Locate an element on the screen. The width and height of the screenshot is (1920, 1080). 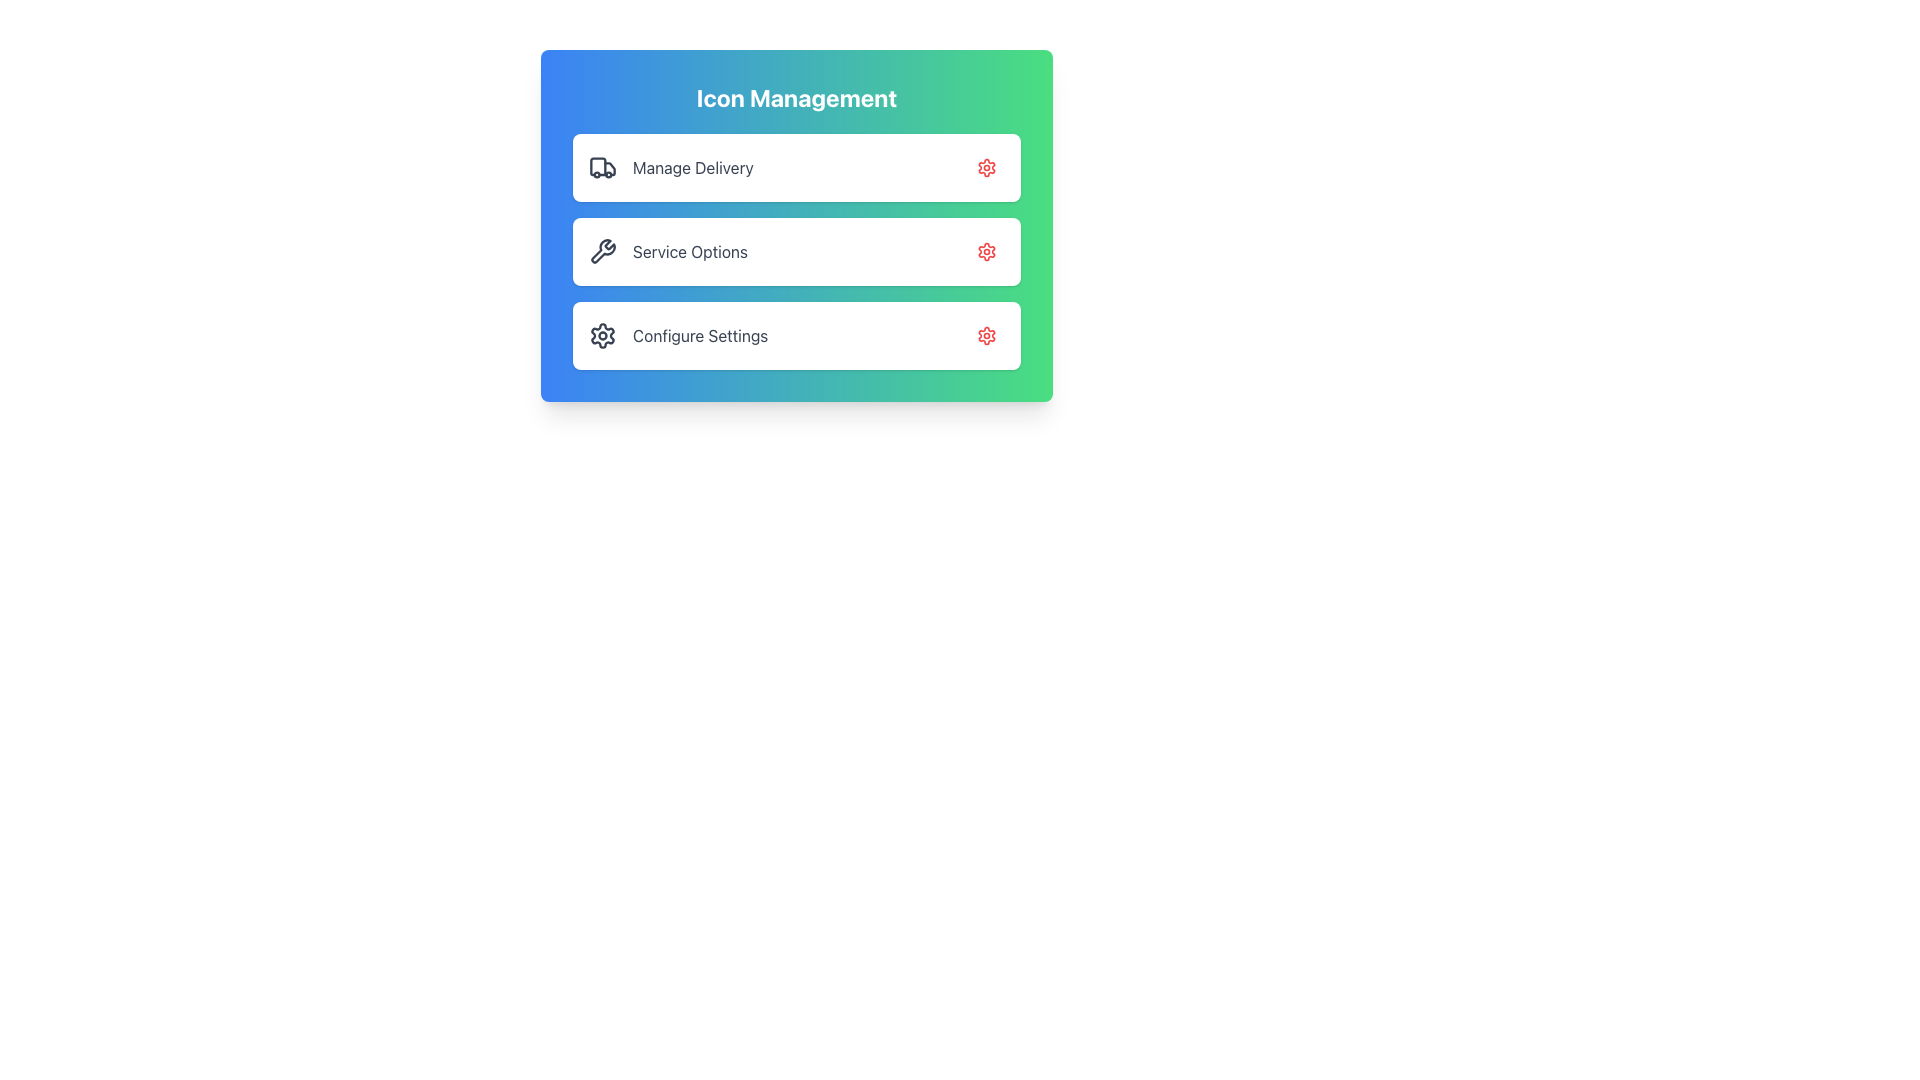
the clickable list item labeled 'Configure Settings' which features a gear icon, located in the 'Icon Management' section of the panel is located at coordinates (678, 334).